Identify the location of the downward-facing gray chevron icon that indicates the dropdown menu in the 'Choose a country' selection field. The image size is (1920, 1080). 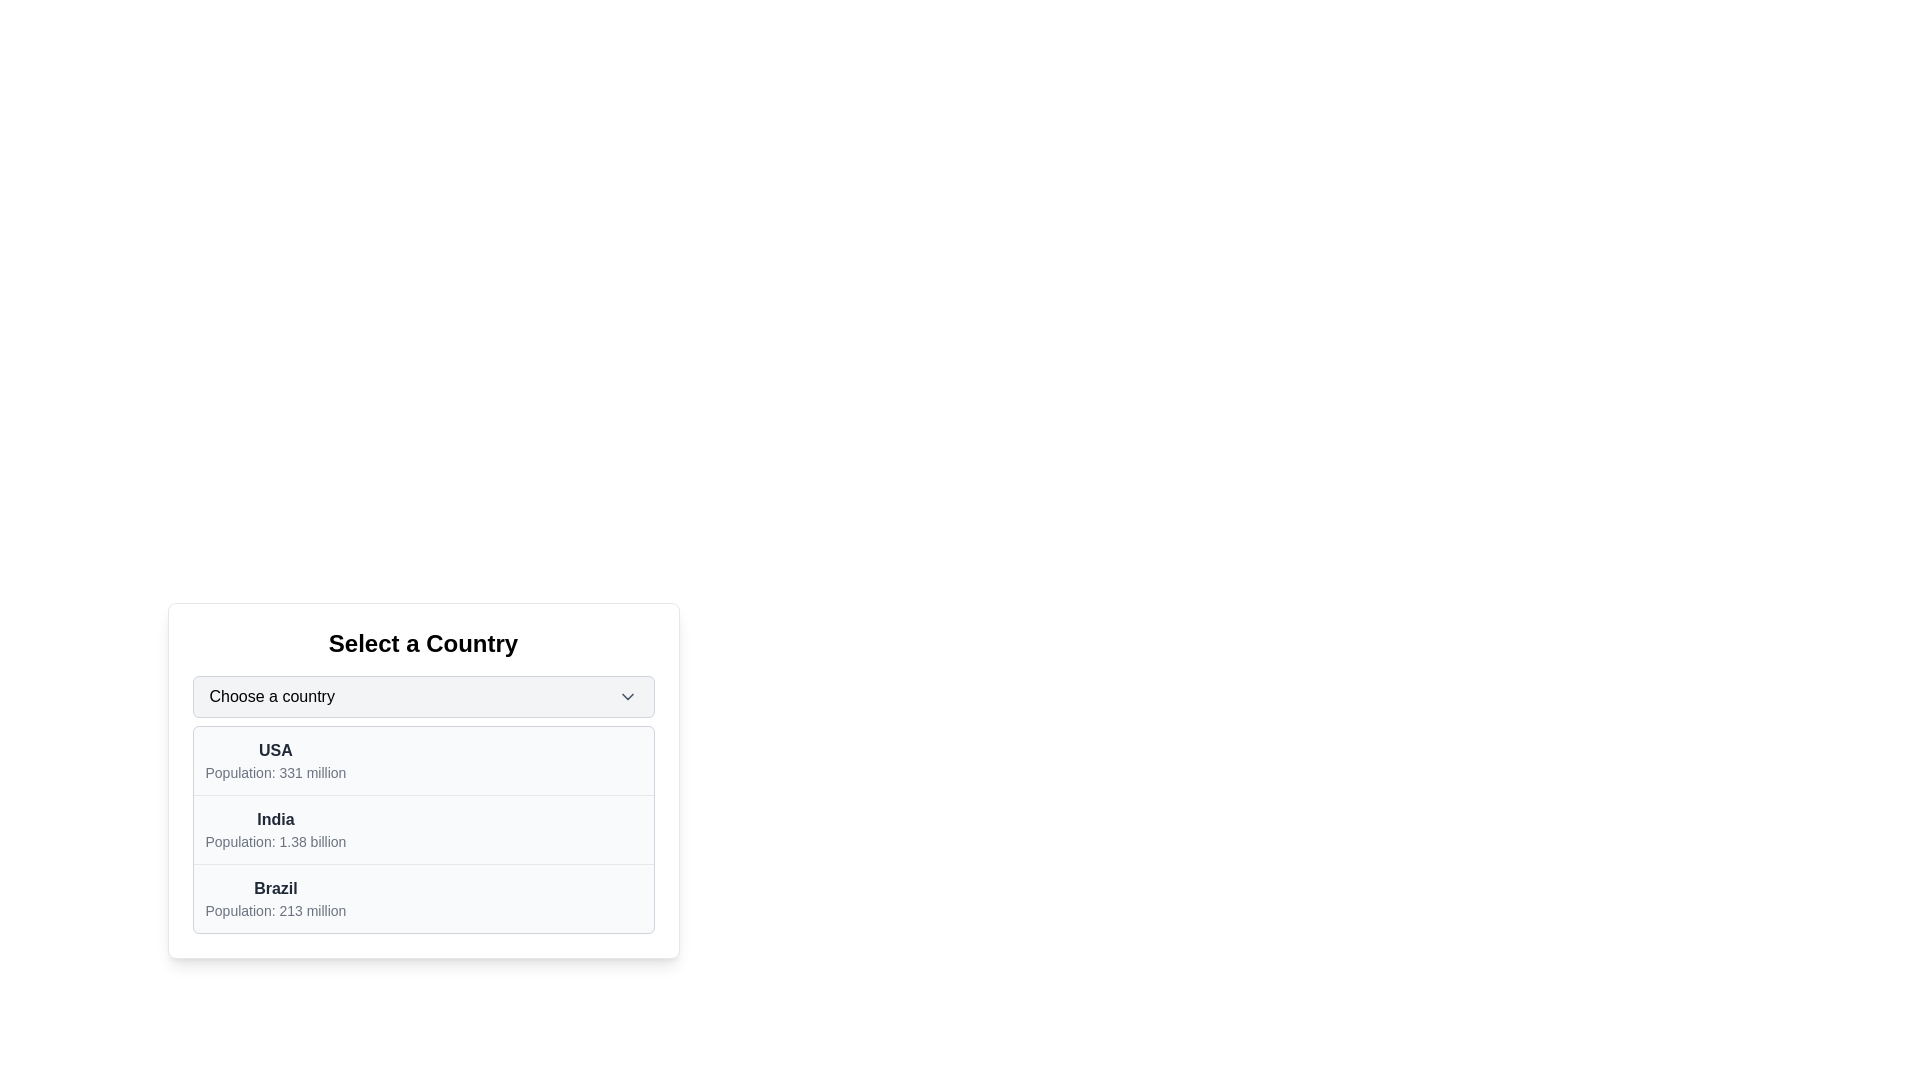
(626, 696).